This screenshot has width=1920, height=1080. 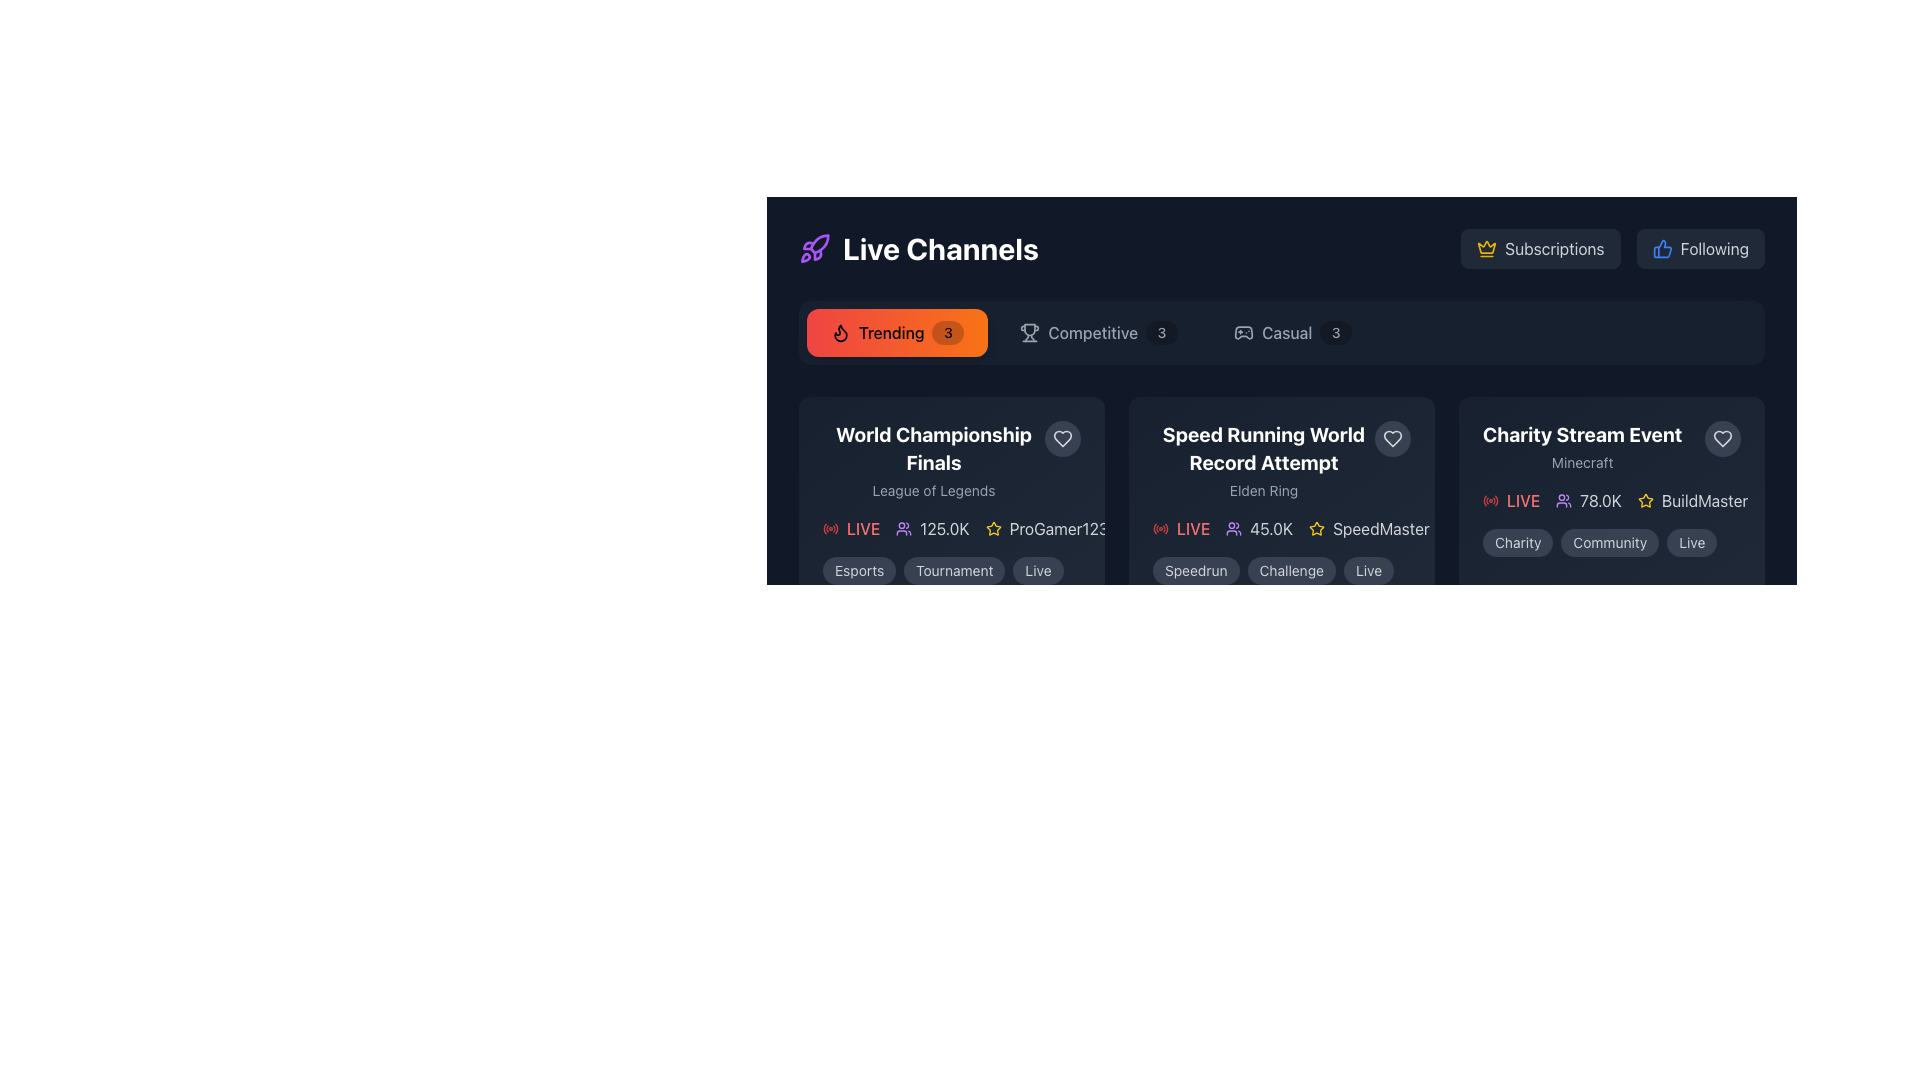 What do you see at coordinates (1281, 570) in the screenshot?
I see `the Tag group containing the text segments 'Speedrun', 'Challenge', and 'Live'` at bounding box center [1281, 570].